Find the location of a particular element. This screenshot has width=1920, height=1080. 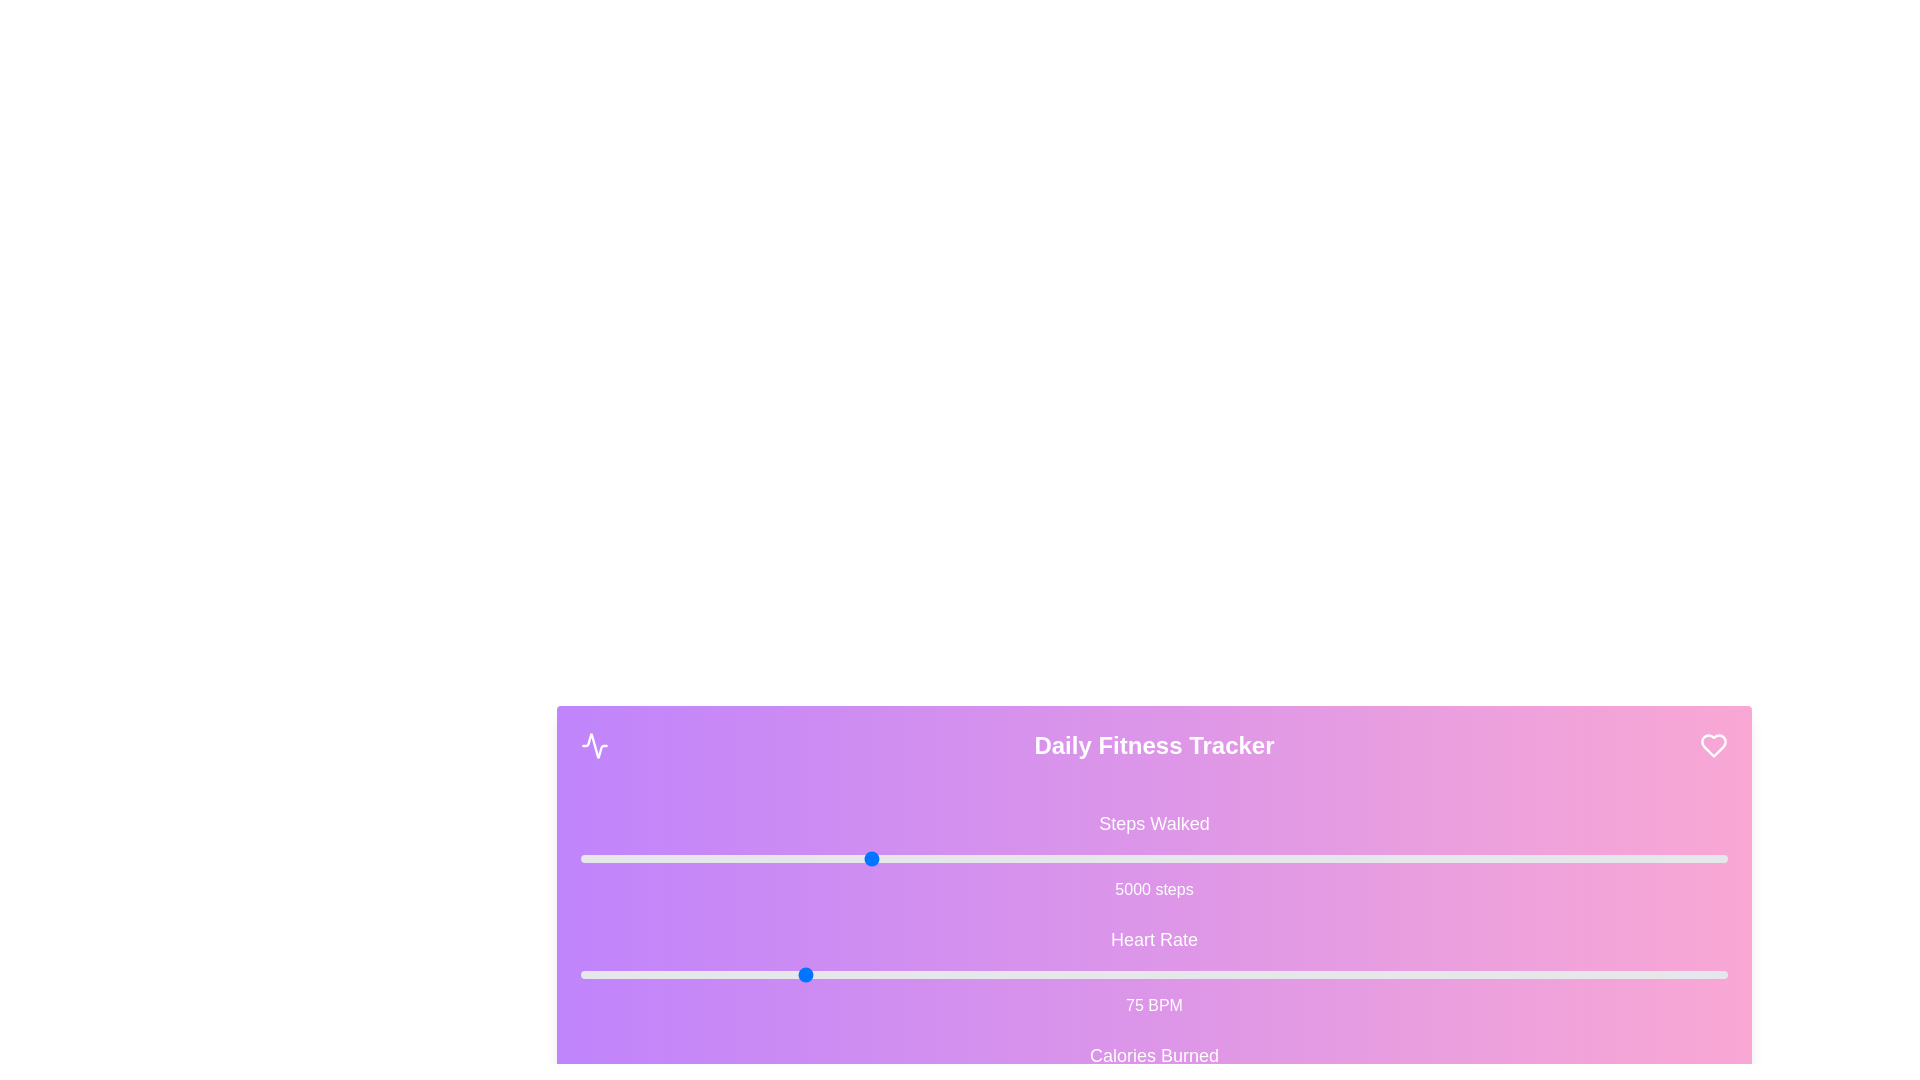

the 'Heart Rate' slider to 64 BPM is located at coordinates (704, 974).